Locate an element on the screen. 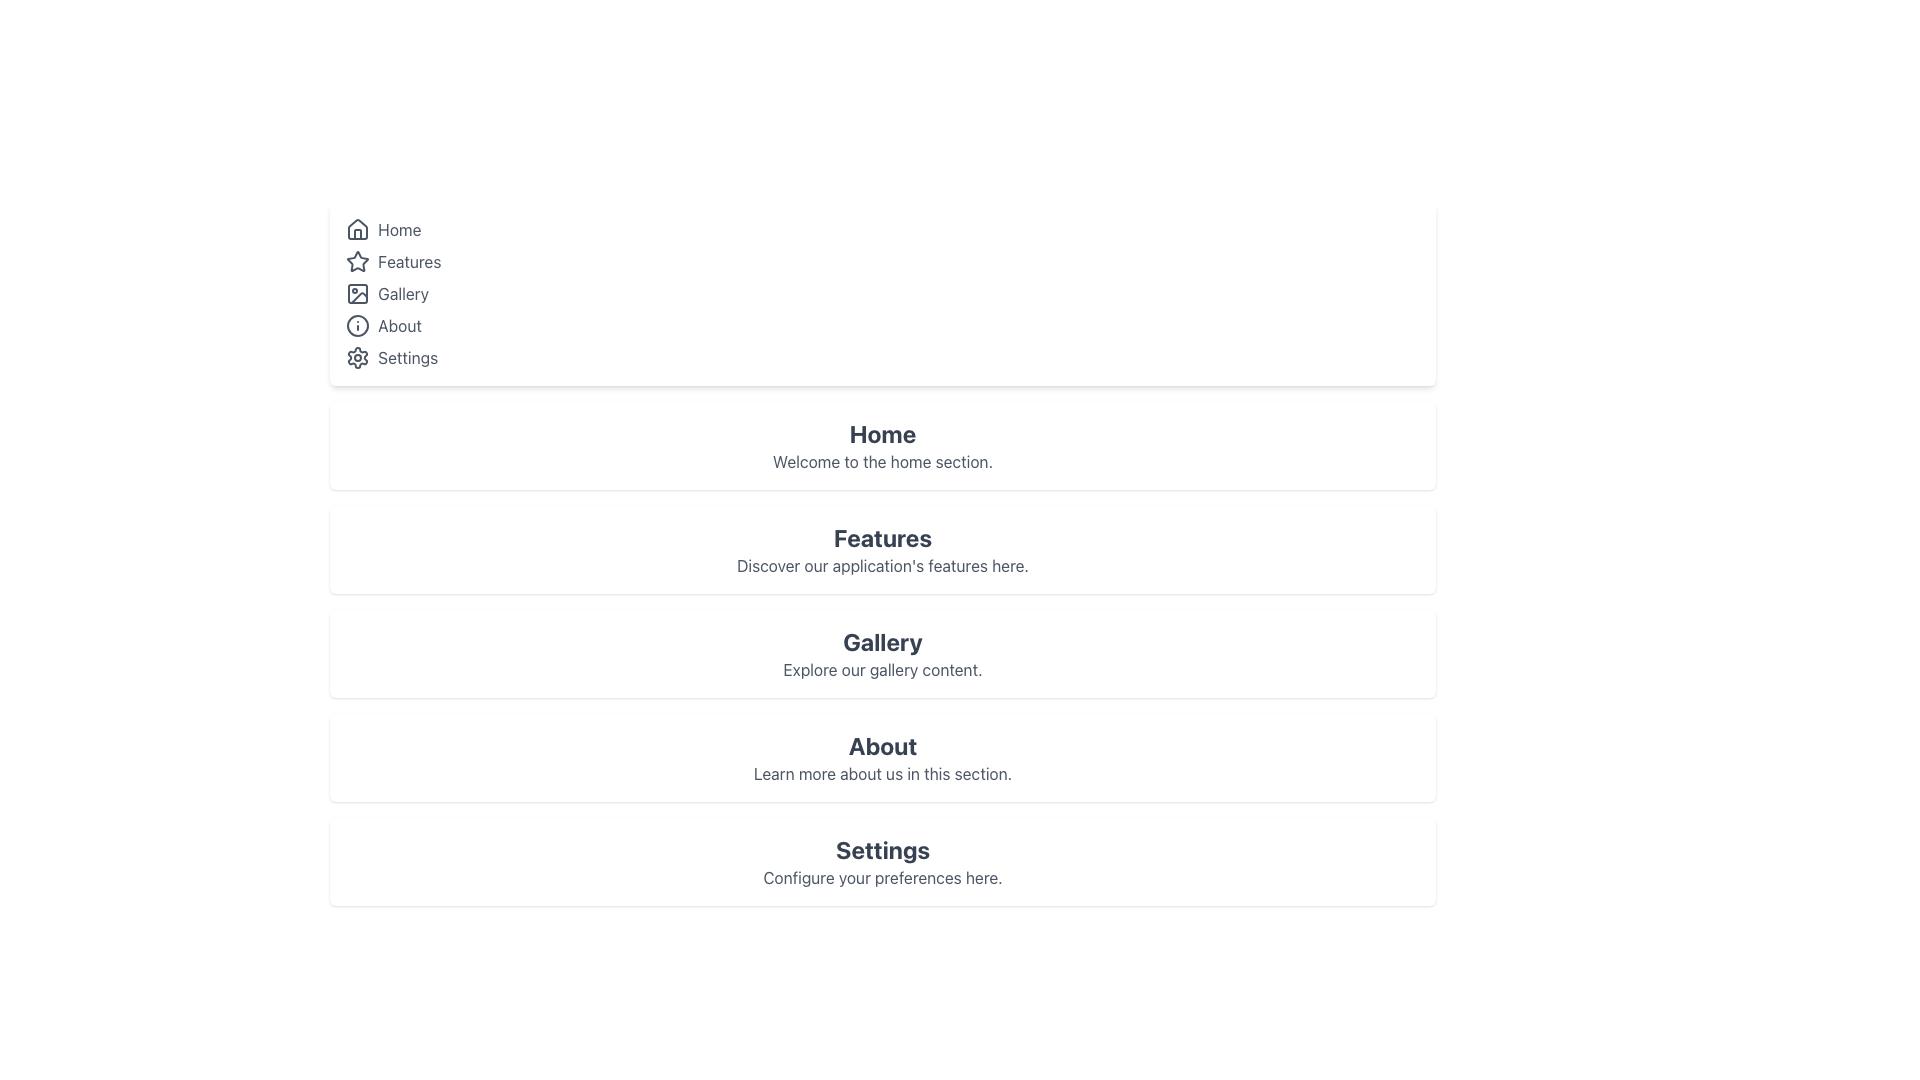 This screenshot has width=1920, height=1080. the 'About' icon located in the vertical navigation menu, which is the fourth icon below 'Gallery' and above 'Settings' is located at coordinates (358, 325).